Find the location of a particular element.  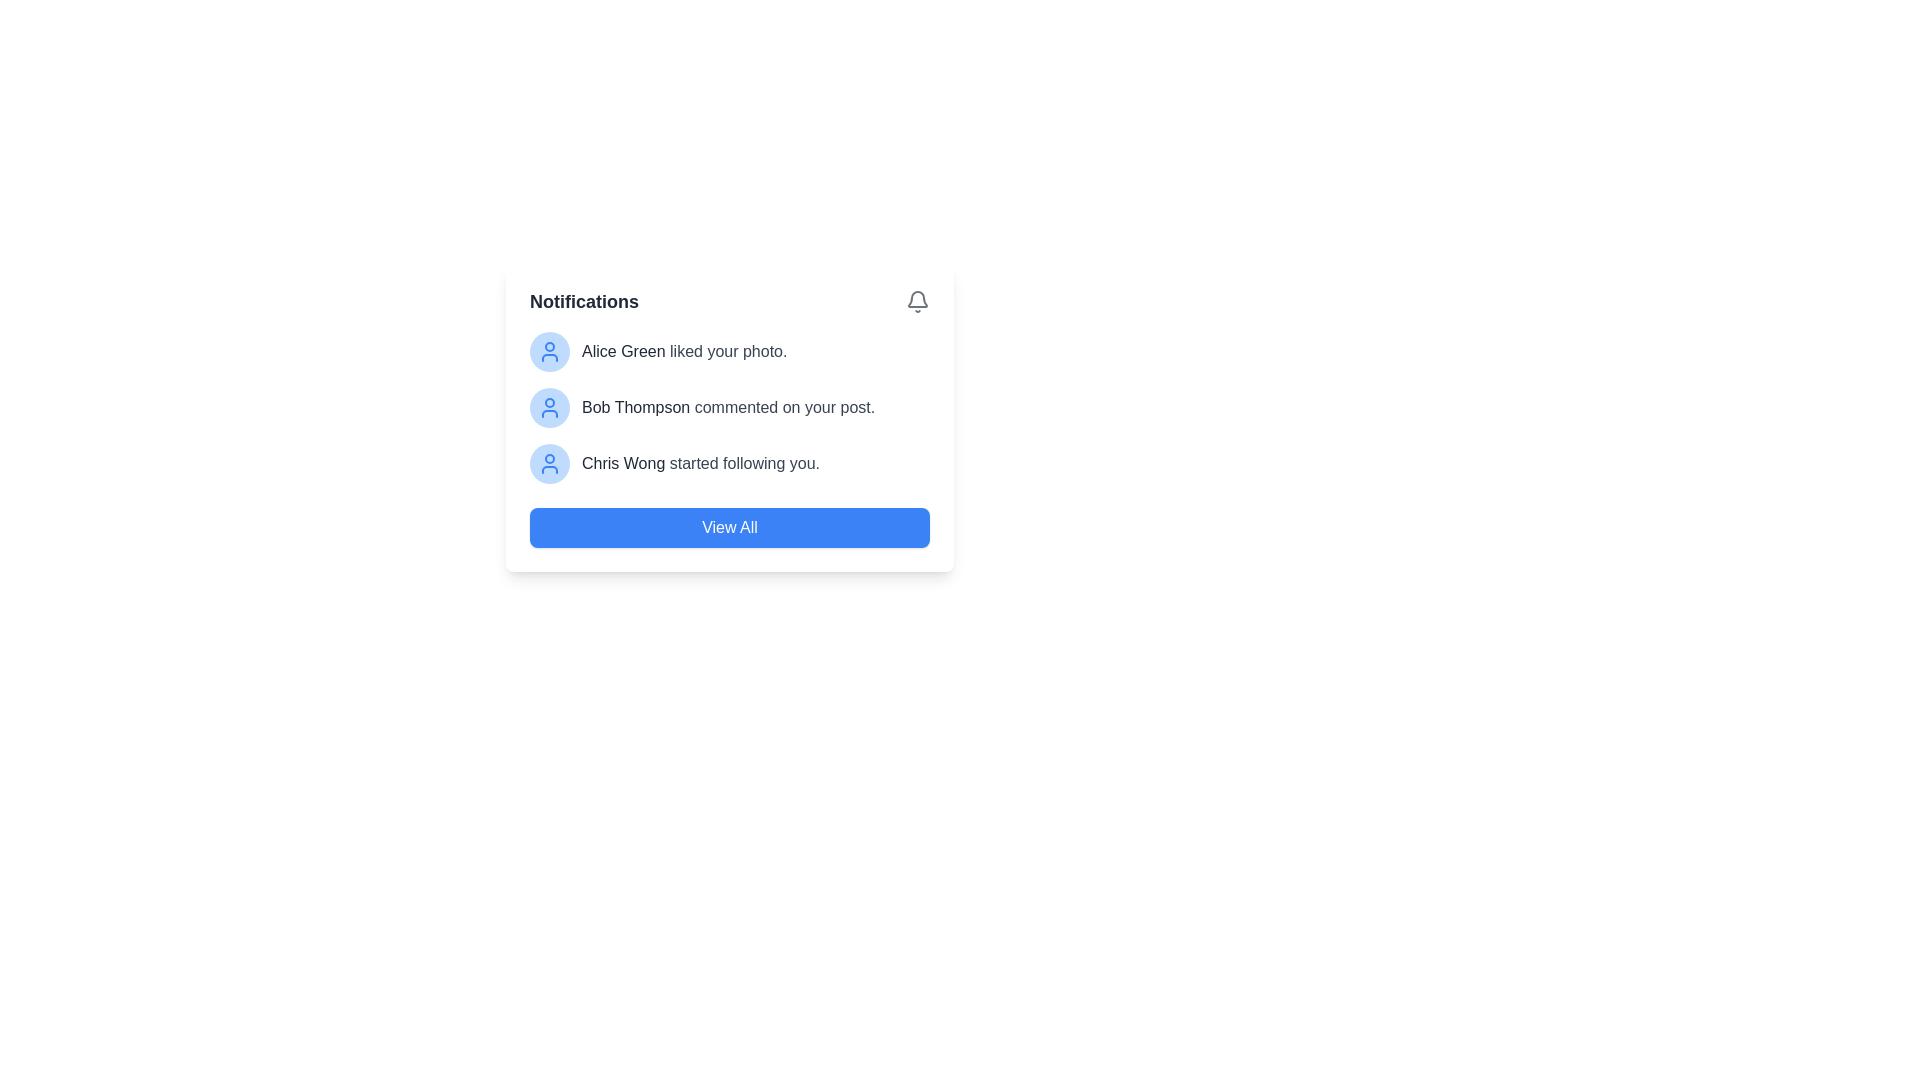

the static notification entry that informs the user that 'Chris Wong started following you.' This element is the third notification in the list, positioned below the notification about Bob Thompson and above the 'View All' button is located at coordinates (728, 463).